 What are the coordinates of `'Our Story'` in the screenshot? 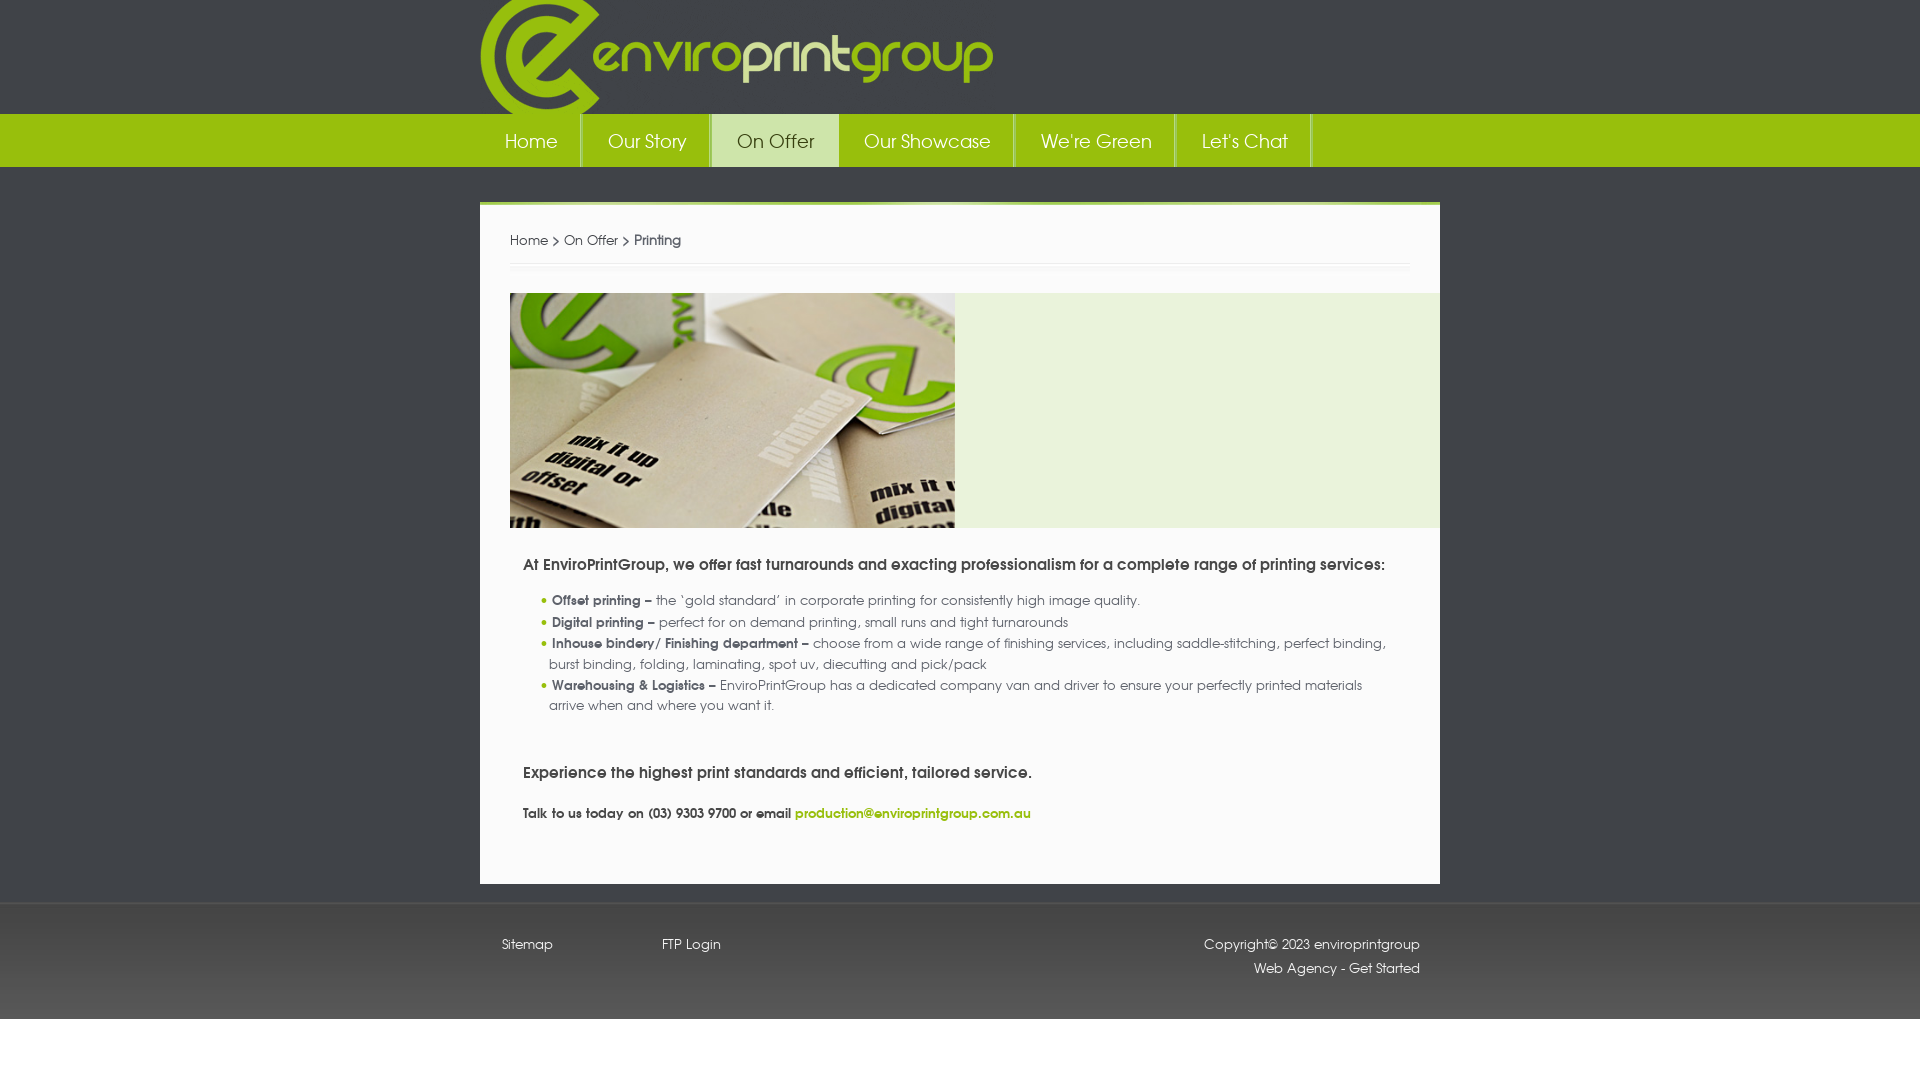 It's located at (647, 139).